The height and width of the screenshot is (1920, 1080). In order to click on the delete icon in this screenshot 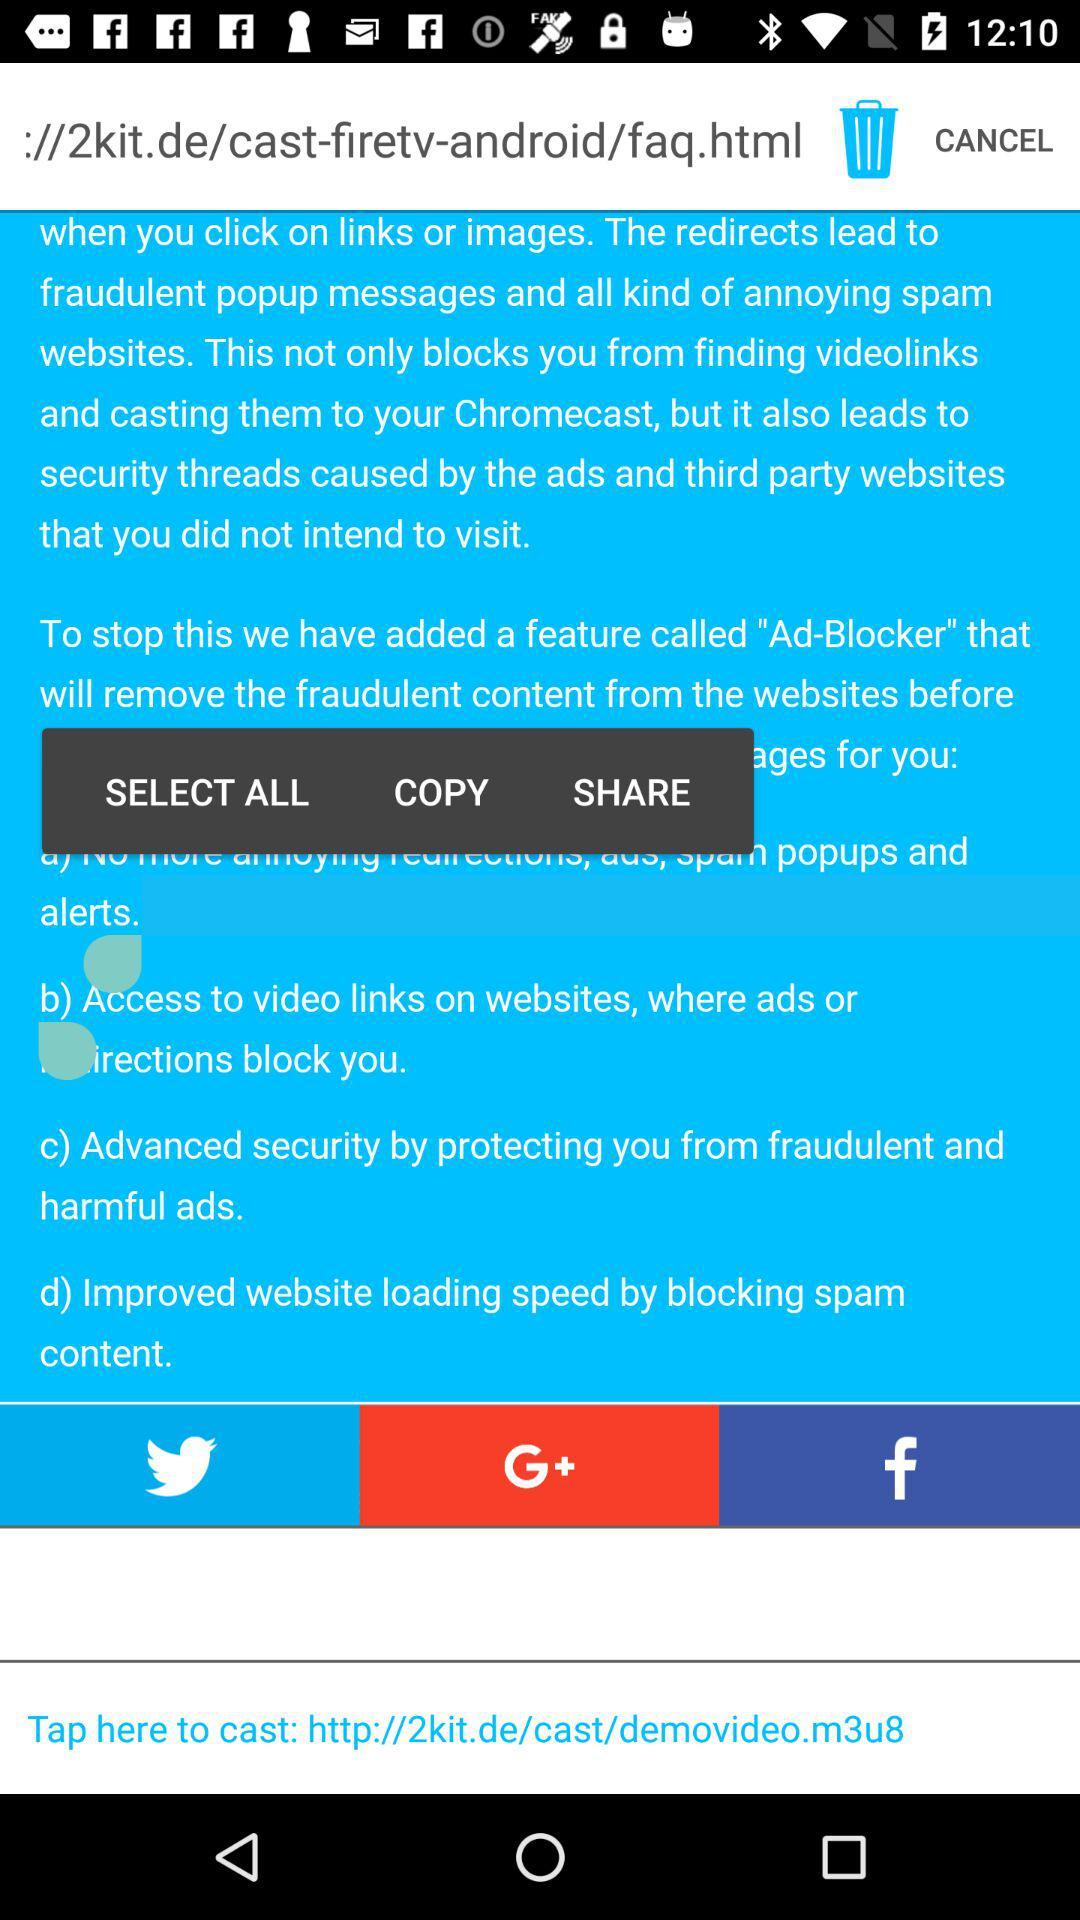, I will do `click(867, 138)`.